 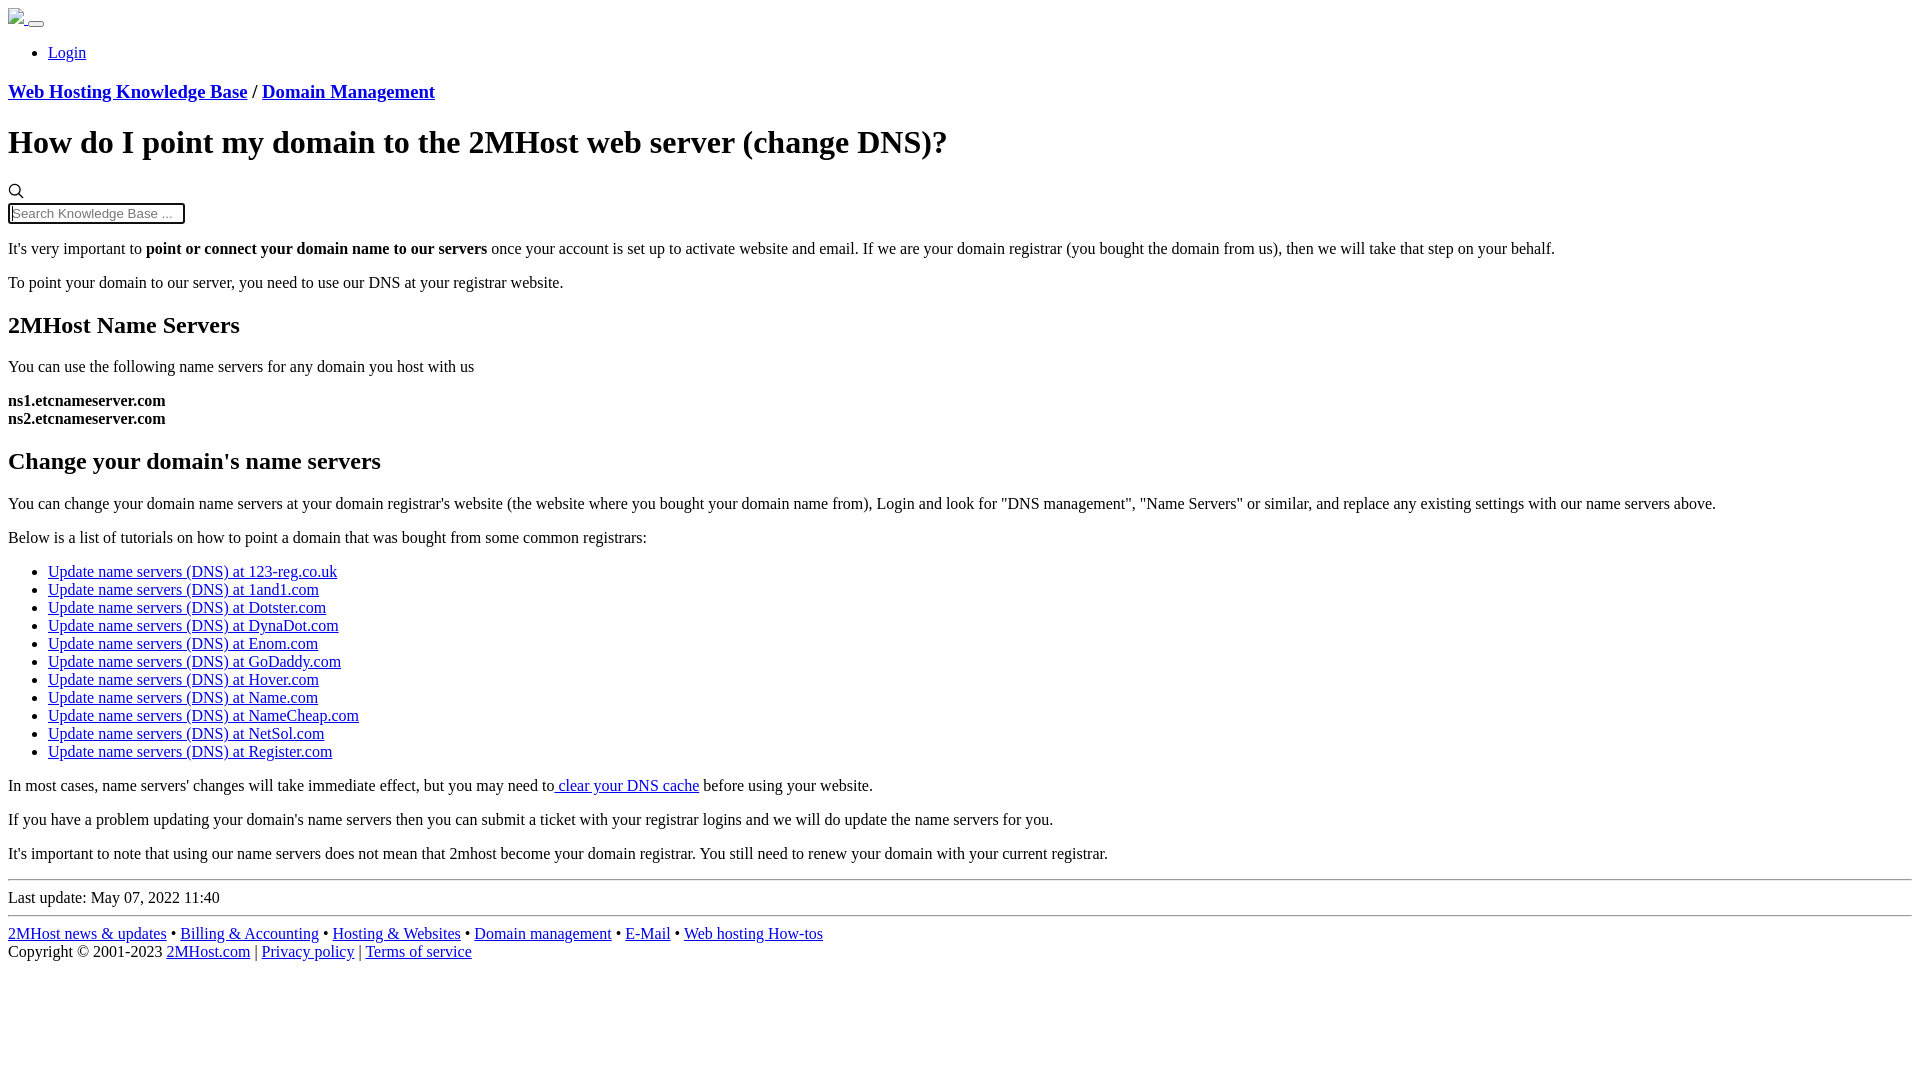 I want to click on 'Update name servers (DNS) at 1and1.com', so click(x=183, y=588).